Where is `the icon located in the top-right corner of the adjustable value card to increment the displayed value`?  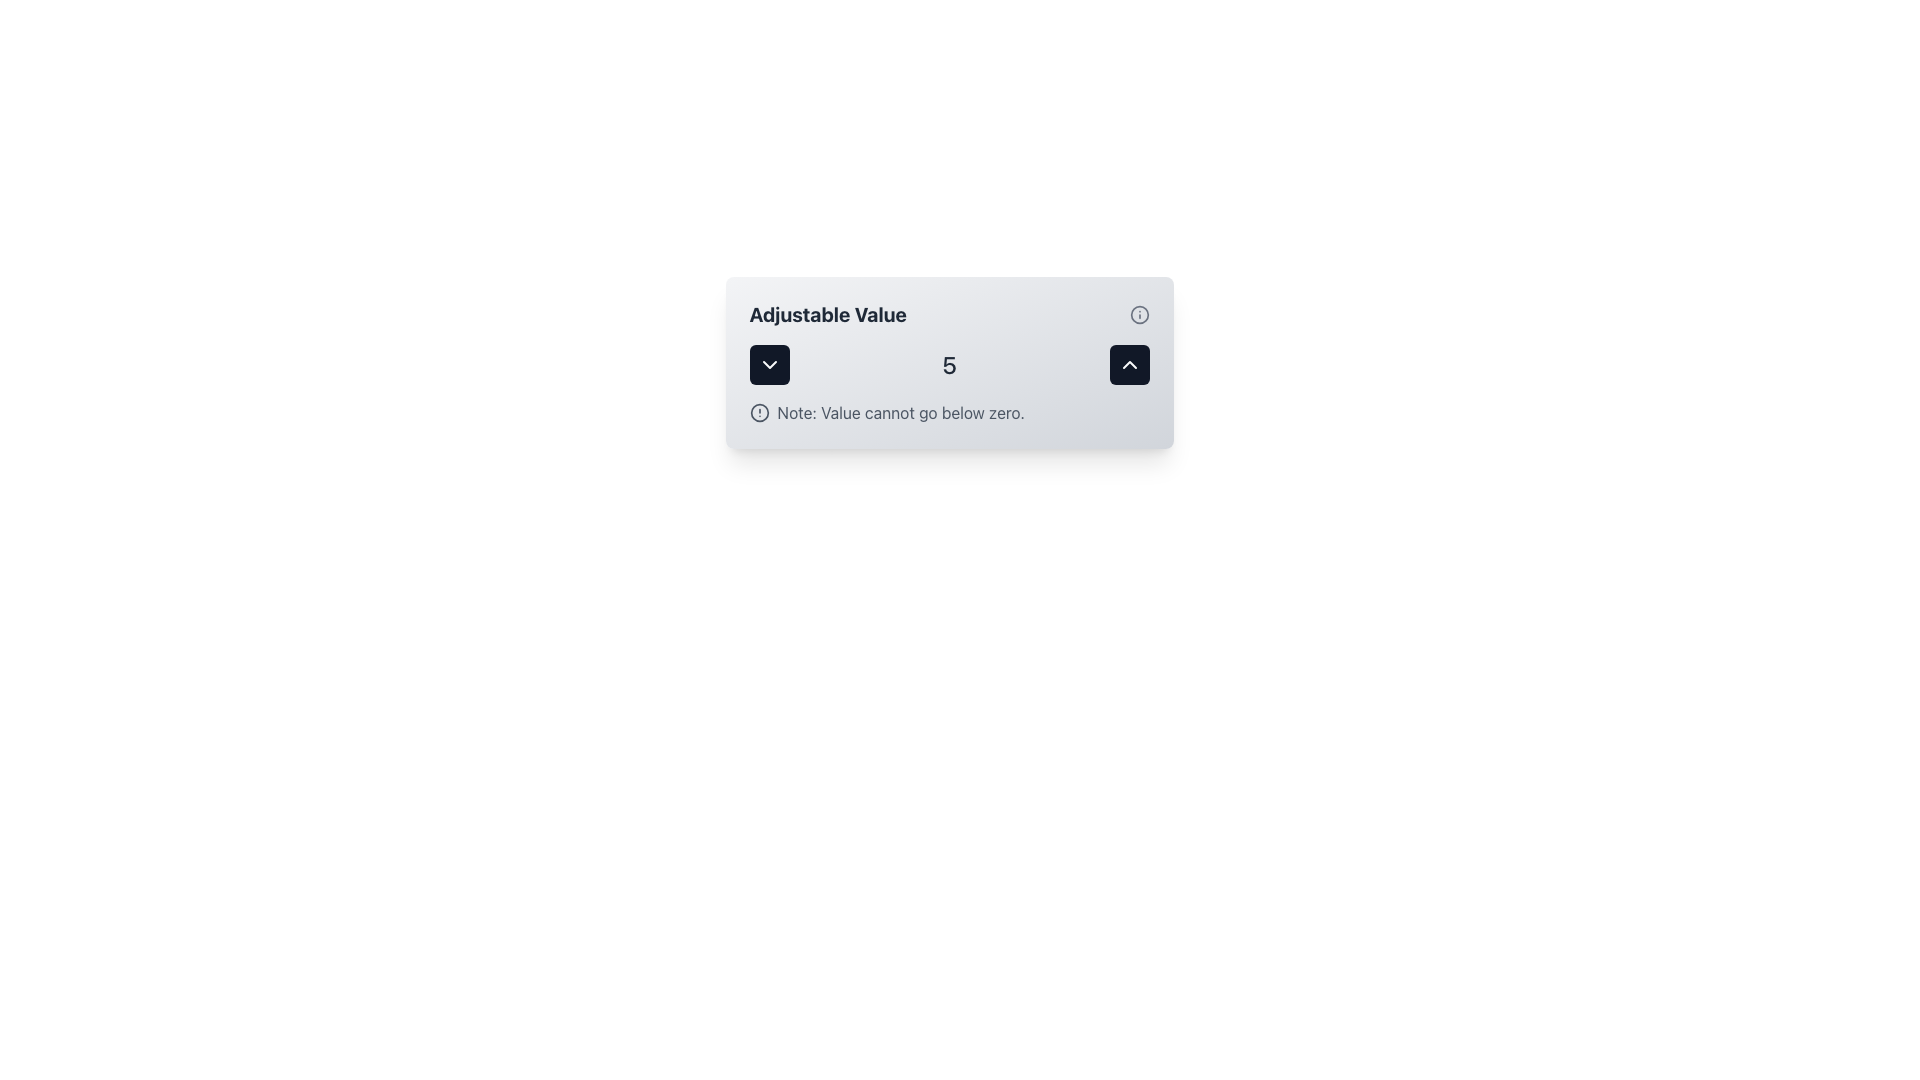 the icon located in the top-right corner of the adjustable value card to increment the displayed value is located at coordinates (1129, 365).